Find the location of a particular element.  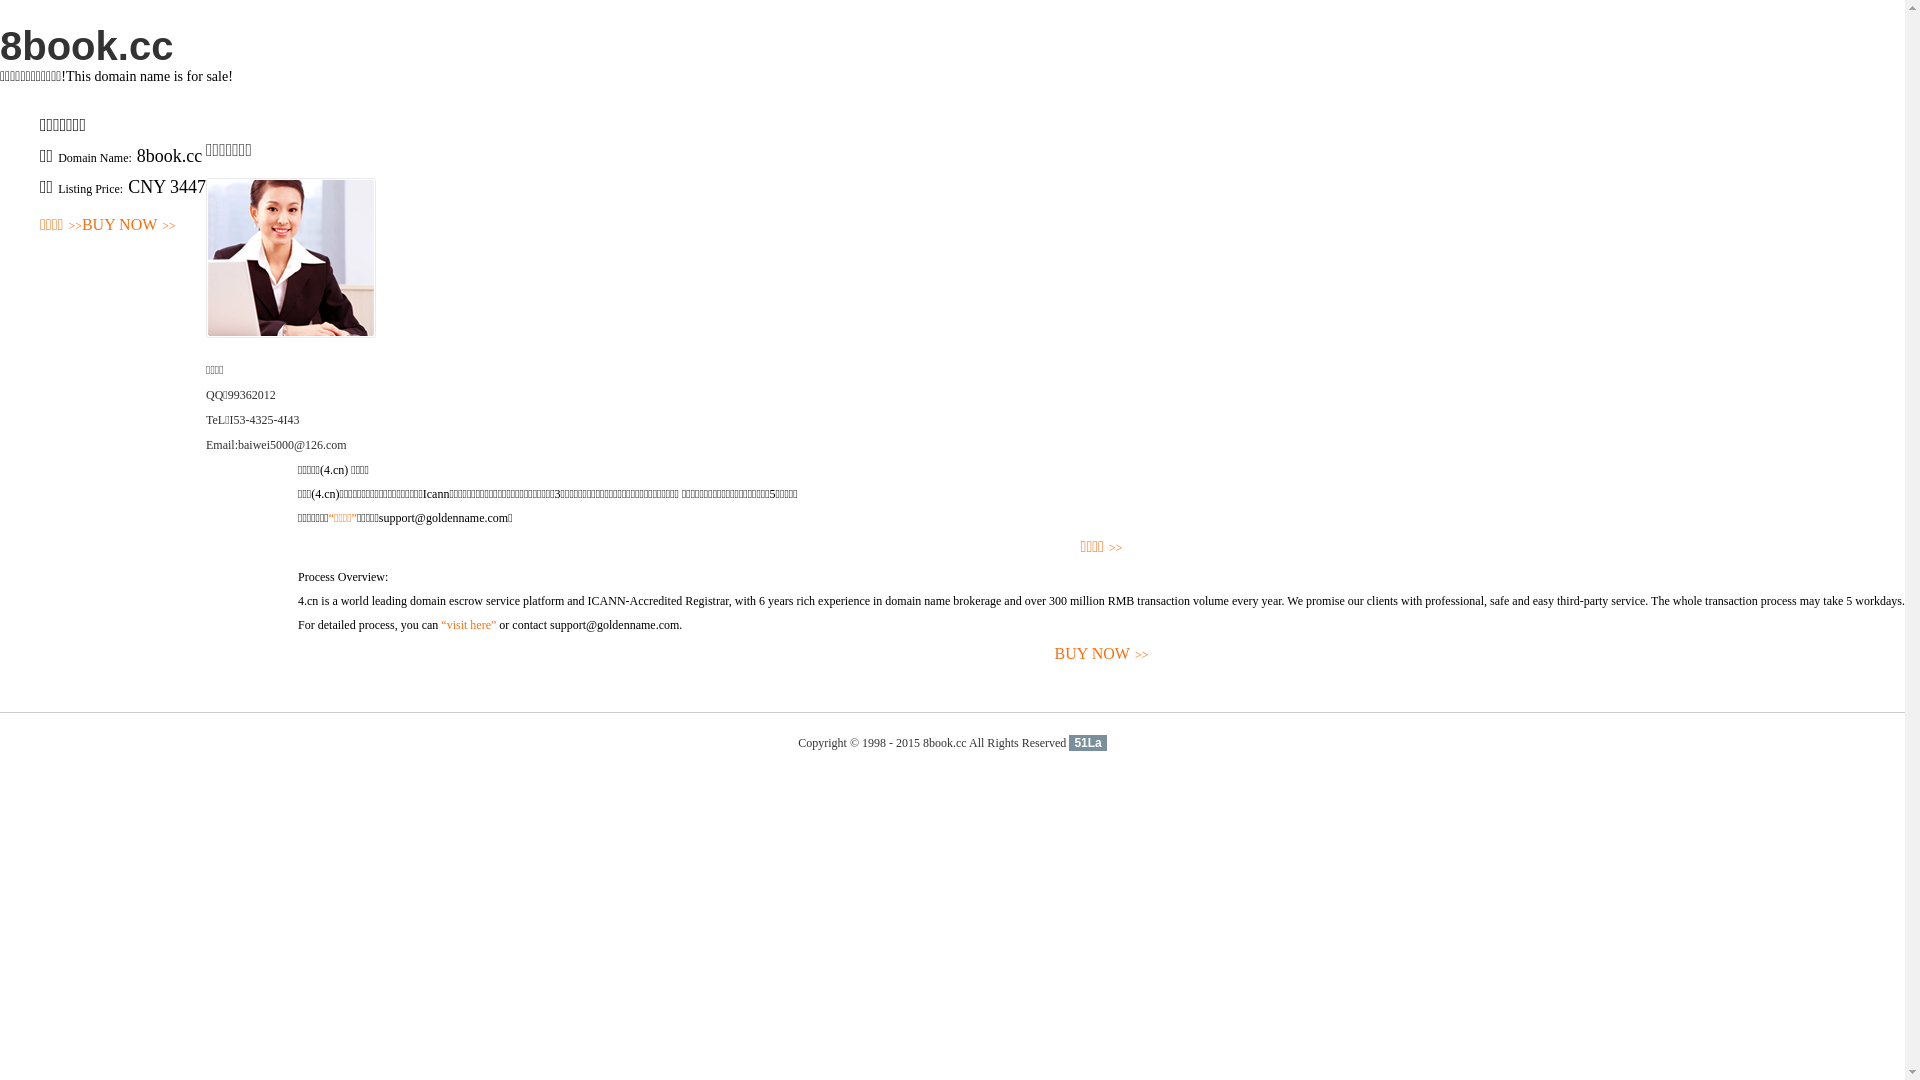

'51La' is located at coordinates (1086, 743).